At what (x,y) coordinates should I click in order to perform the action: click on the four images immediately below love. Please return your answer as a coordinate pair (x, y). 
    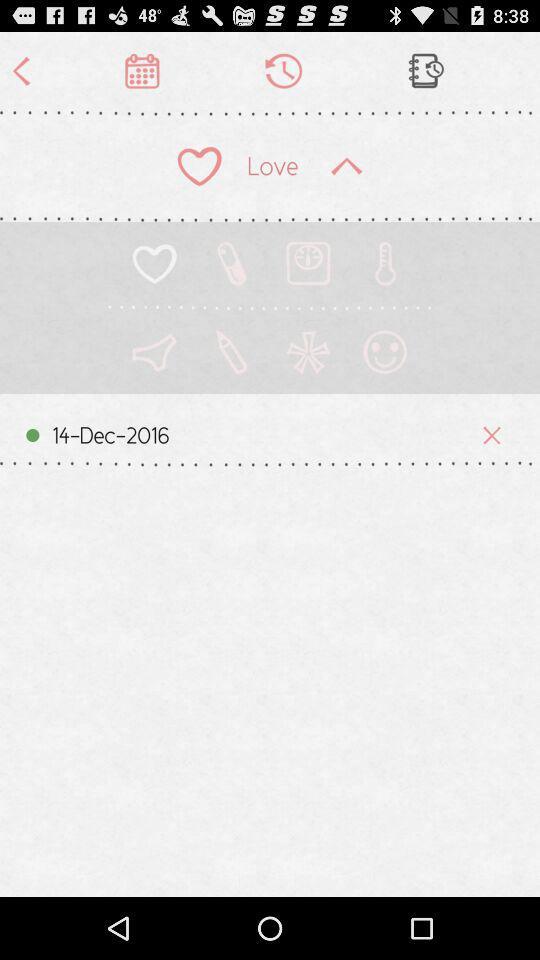
    Looking at the image, I should click on (270, 275).